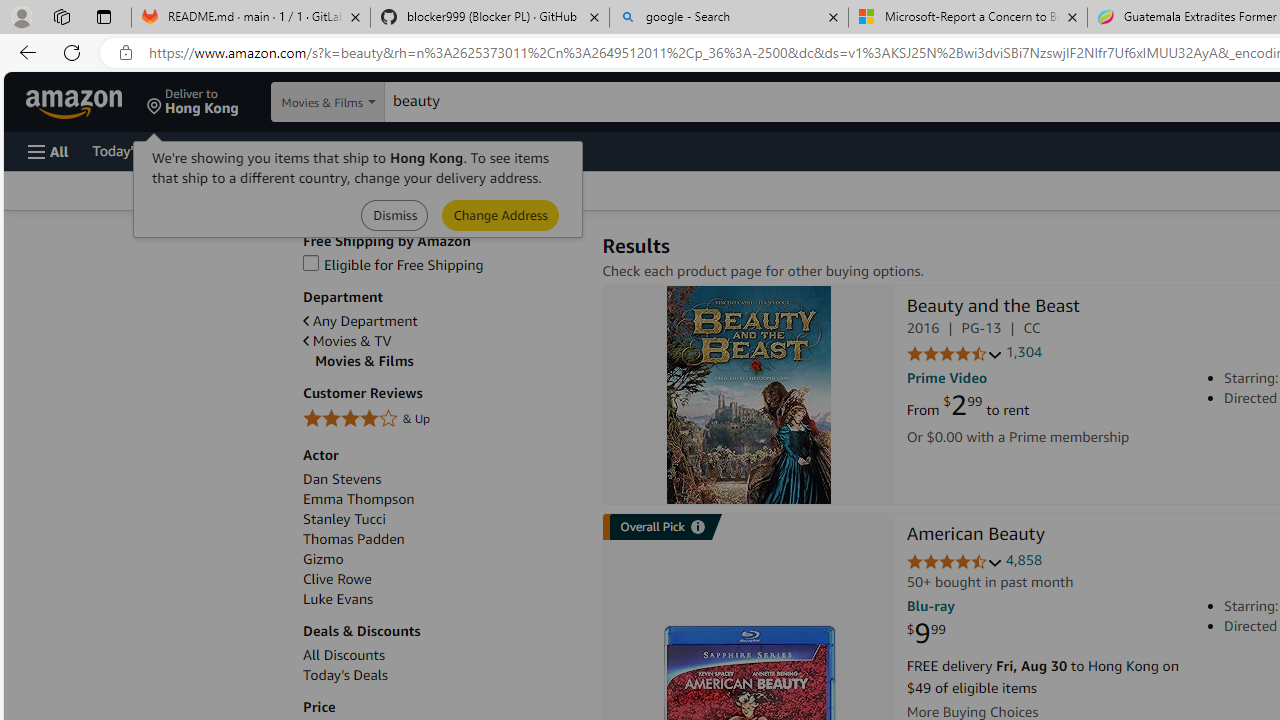 The image size is (1280, 720). Describe the element at coordinates (441, 675) in the screenshot. I see `'Today'` at that location.